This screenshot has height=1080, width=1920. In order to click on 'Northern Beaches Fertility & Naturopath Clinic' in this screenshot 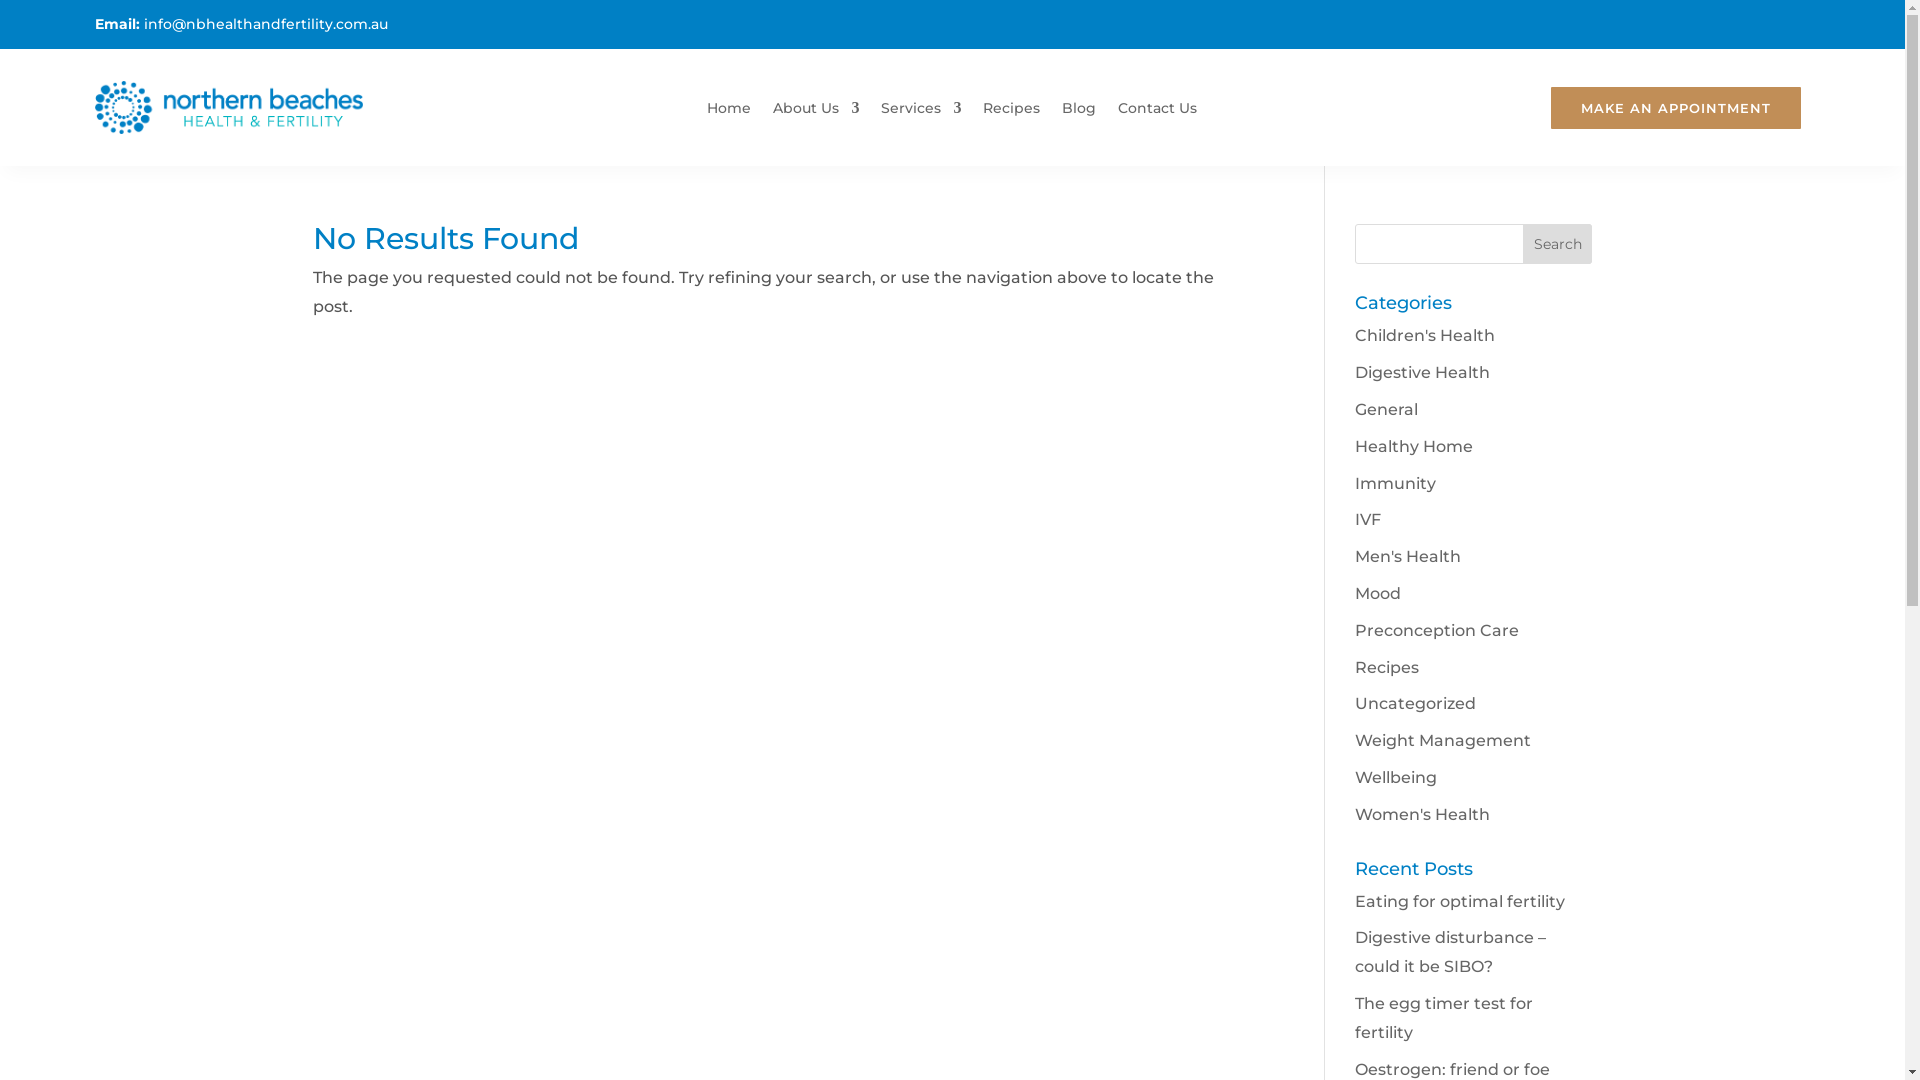, I will do `click(228, 108)`.